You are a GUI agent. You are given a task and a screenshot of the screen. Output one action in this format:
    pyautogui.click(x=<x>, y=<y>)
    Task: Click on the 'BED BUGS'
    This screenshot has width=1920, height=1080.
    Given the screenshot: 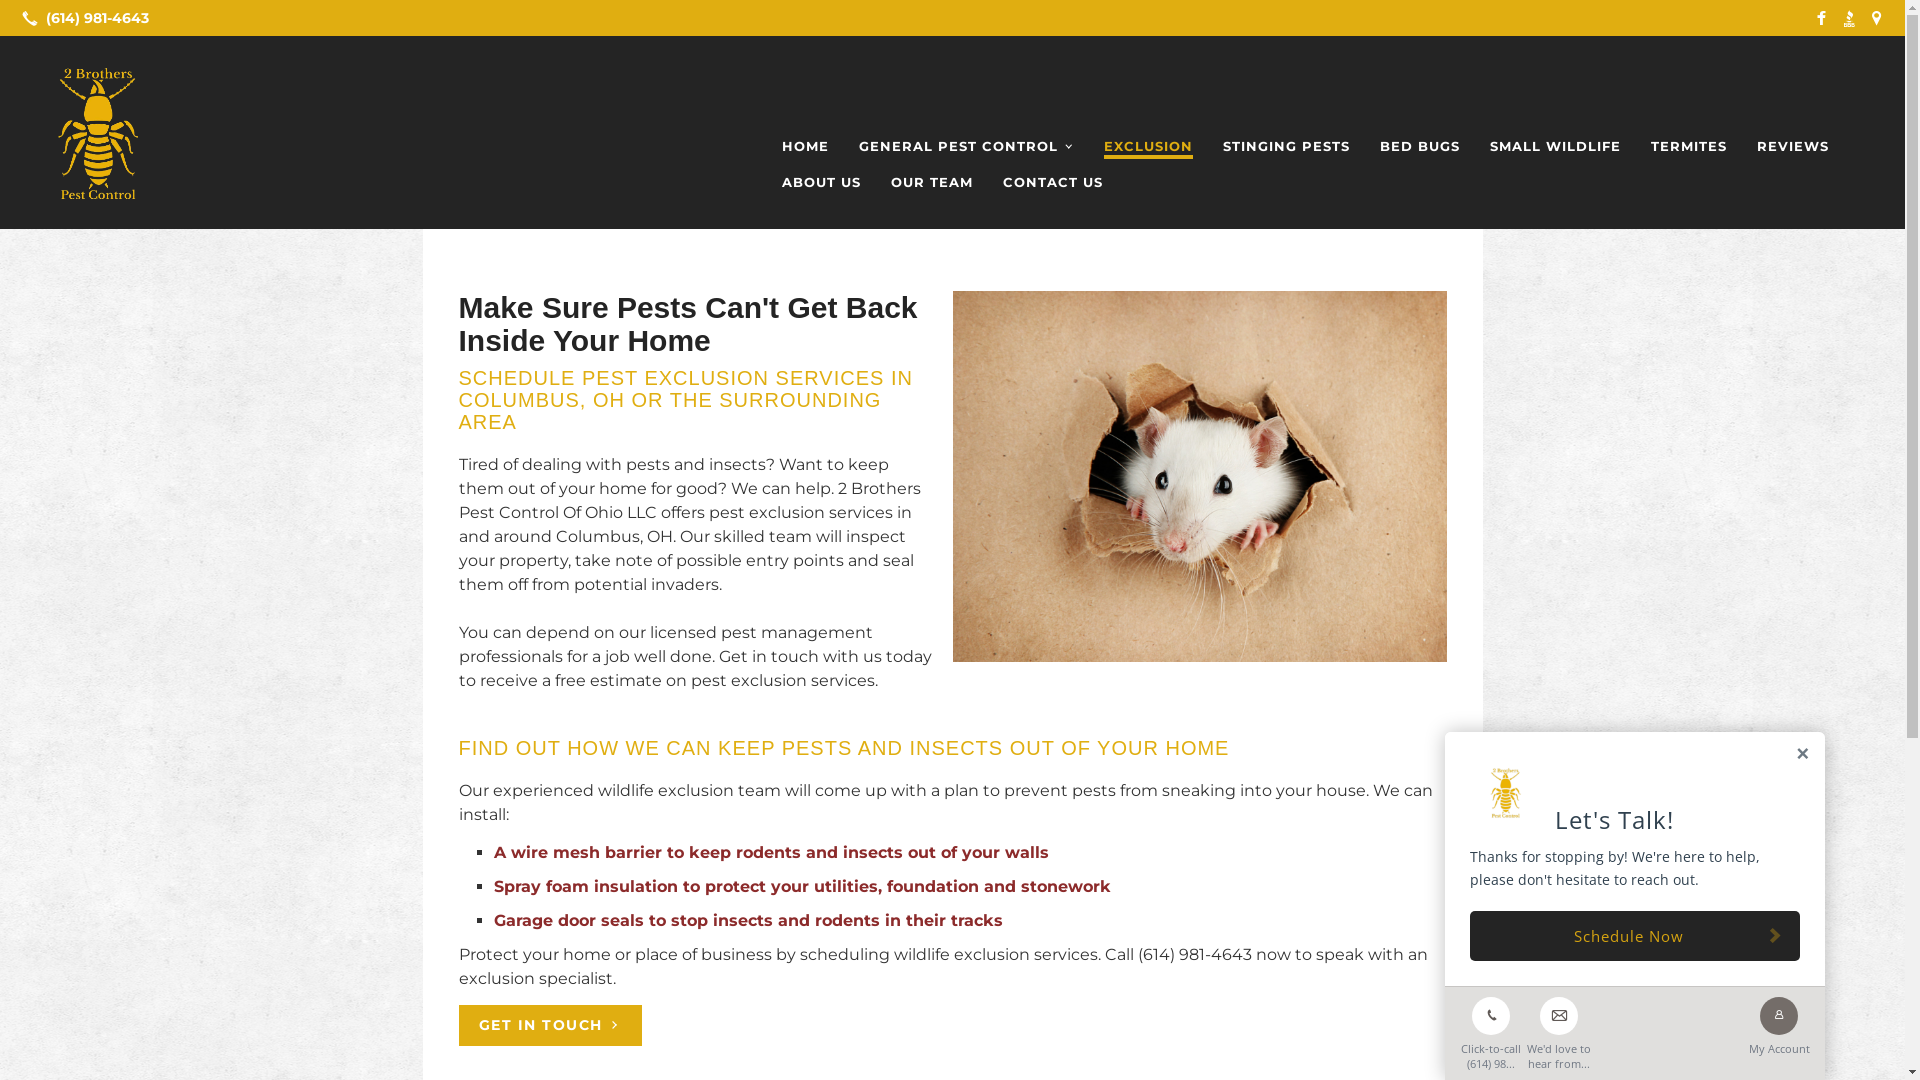 What is the action you would take?
    pyautogui.click(x=1419, y=145)
    